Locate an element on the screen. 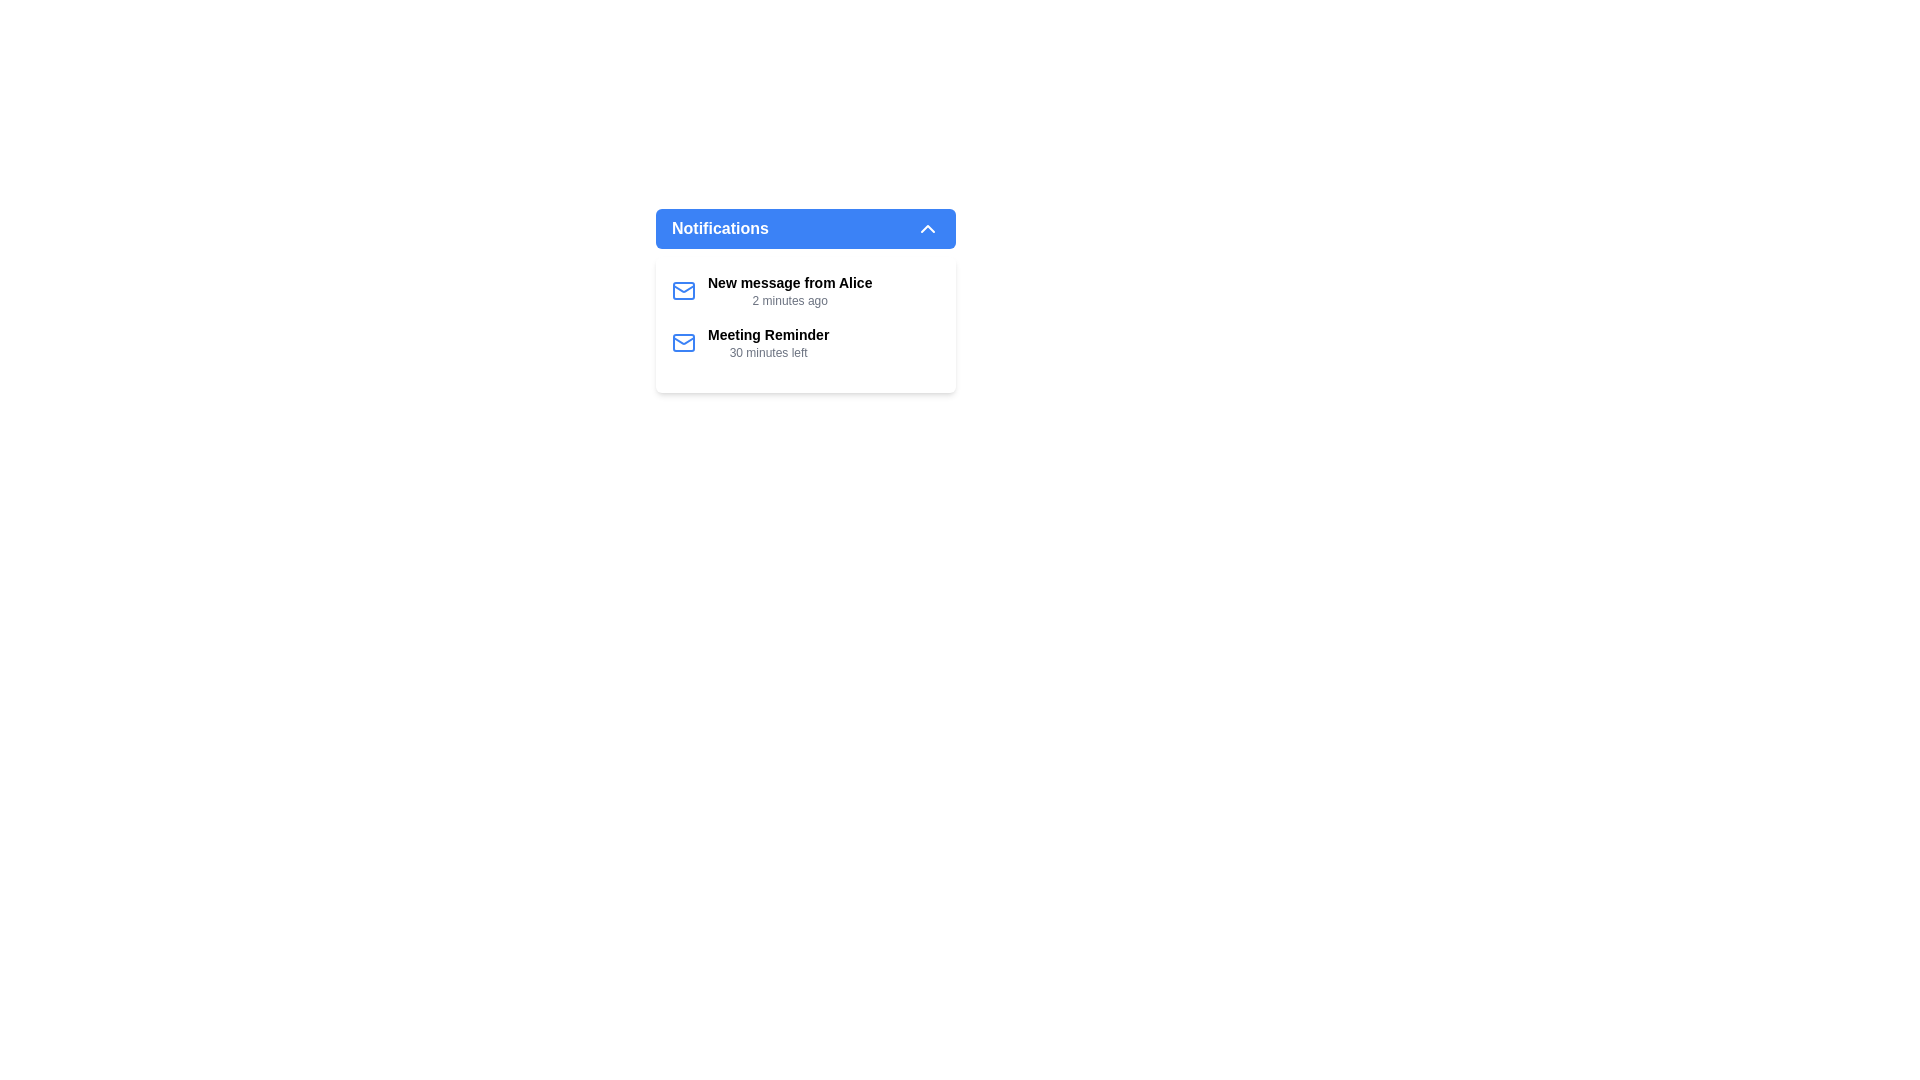  the main rectangular body of the envelope icon located within the notification dropdown, to the left of the first notification entry titled 'New message from Alice' is located at coordinates (684, 290).